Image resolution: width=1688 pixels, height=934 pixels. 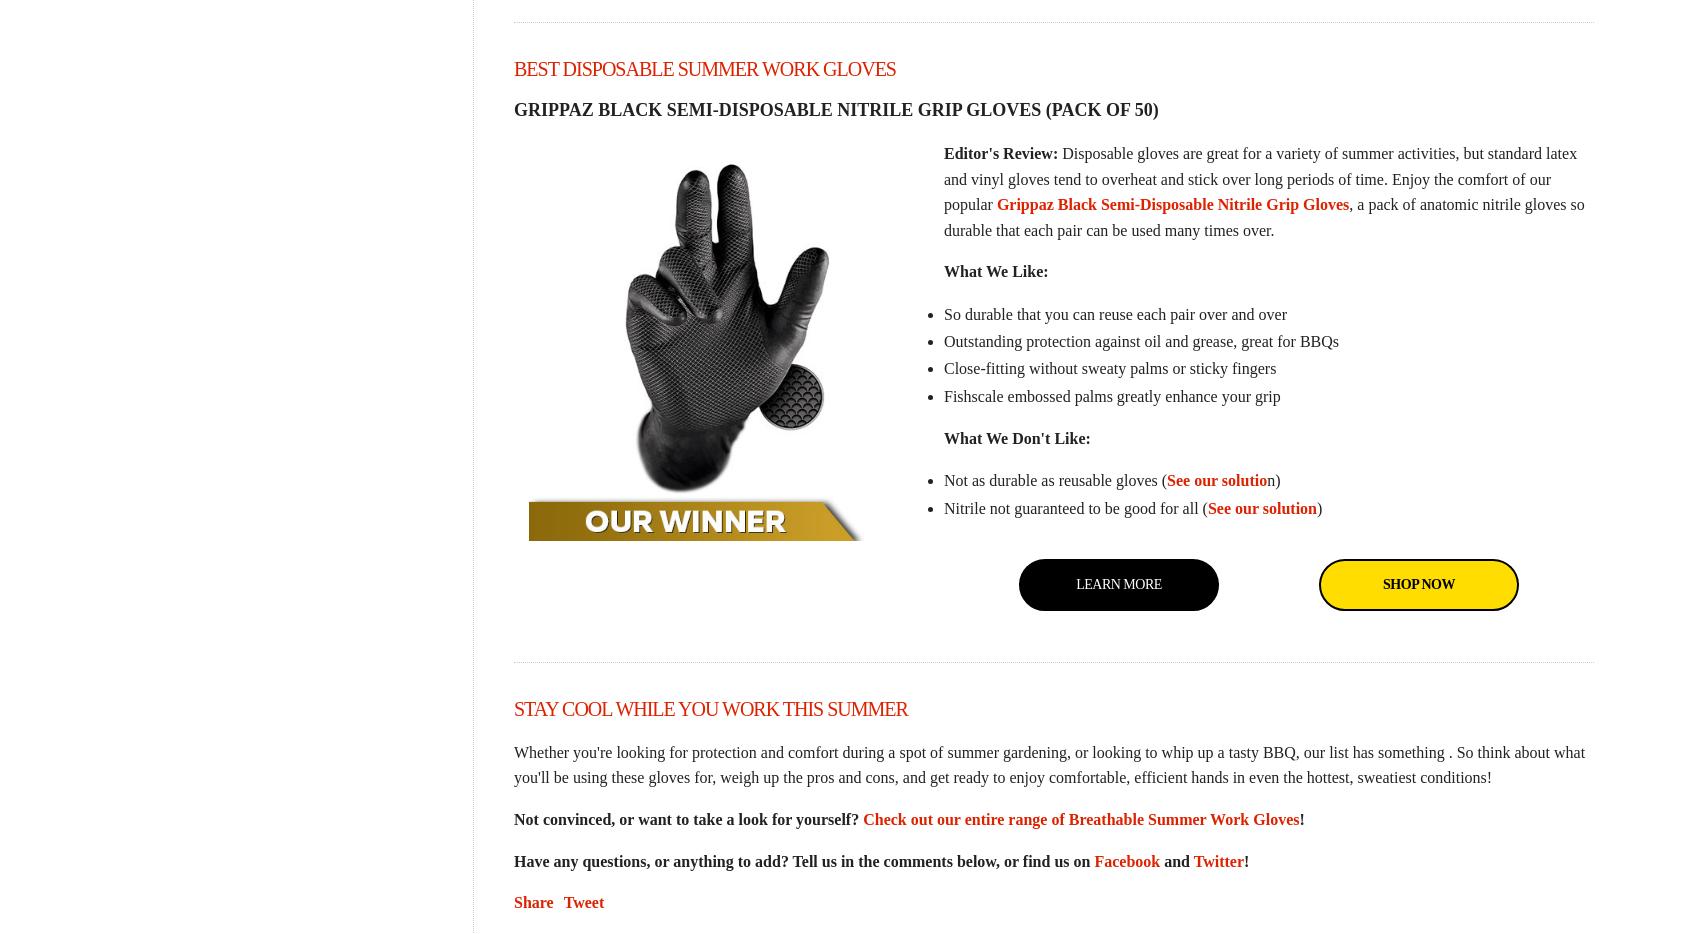 What do you see at coordinates (942, 479) in the screenshot?
I see `'Not as durable as reusable gloves ('` at bounding box center [942, 479].